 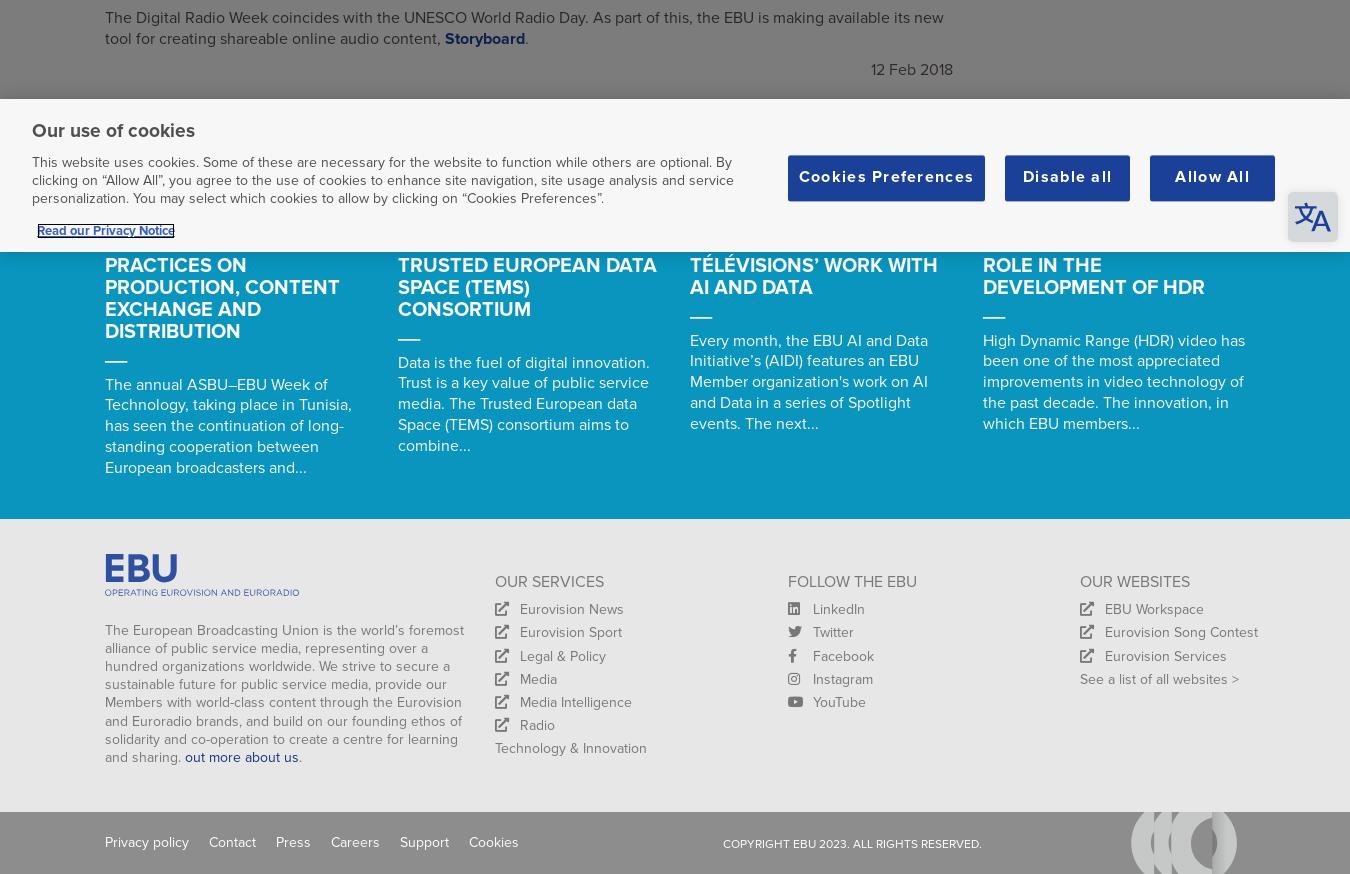 What do you see at coordinates (1112, 381) in the screenshot?
I see `'High Dynamic Range (HDR) video has been one of the most appreciated improvements in video technology of the past decade. The innovation, in which EBU members...'` at bounding box center [1112, 381].